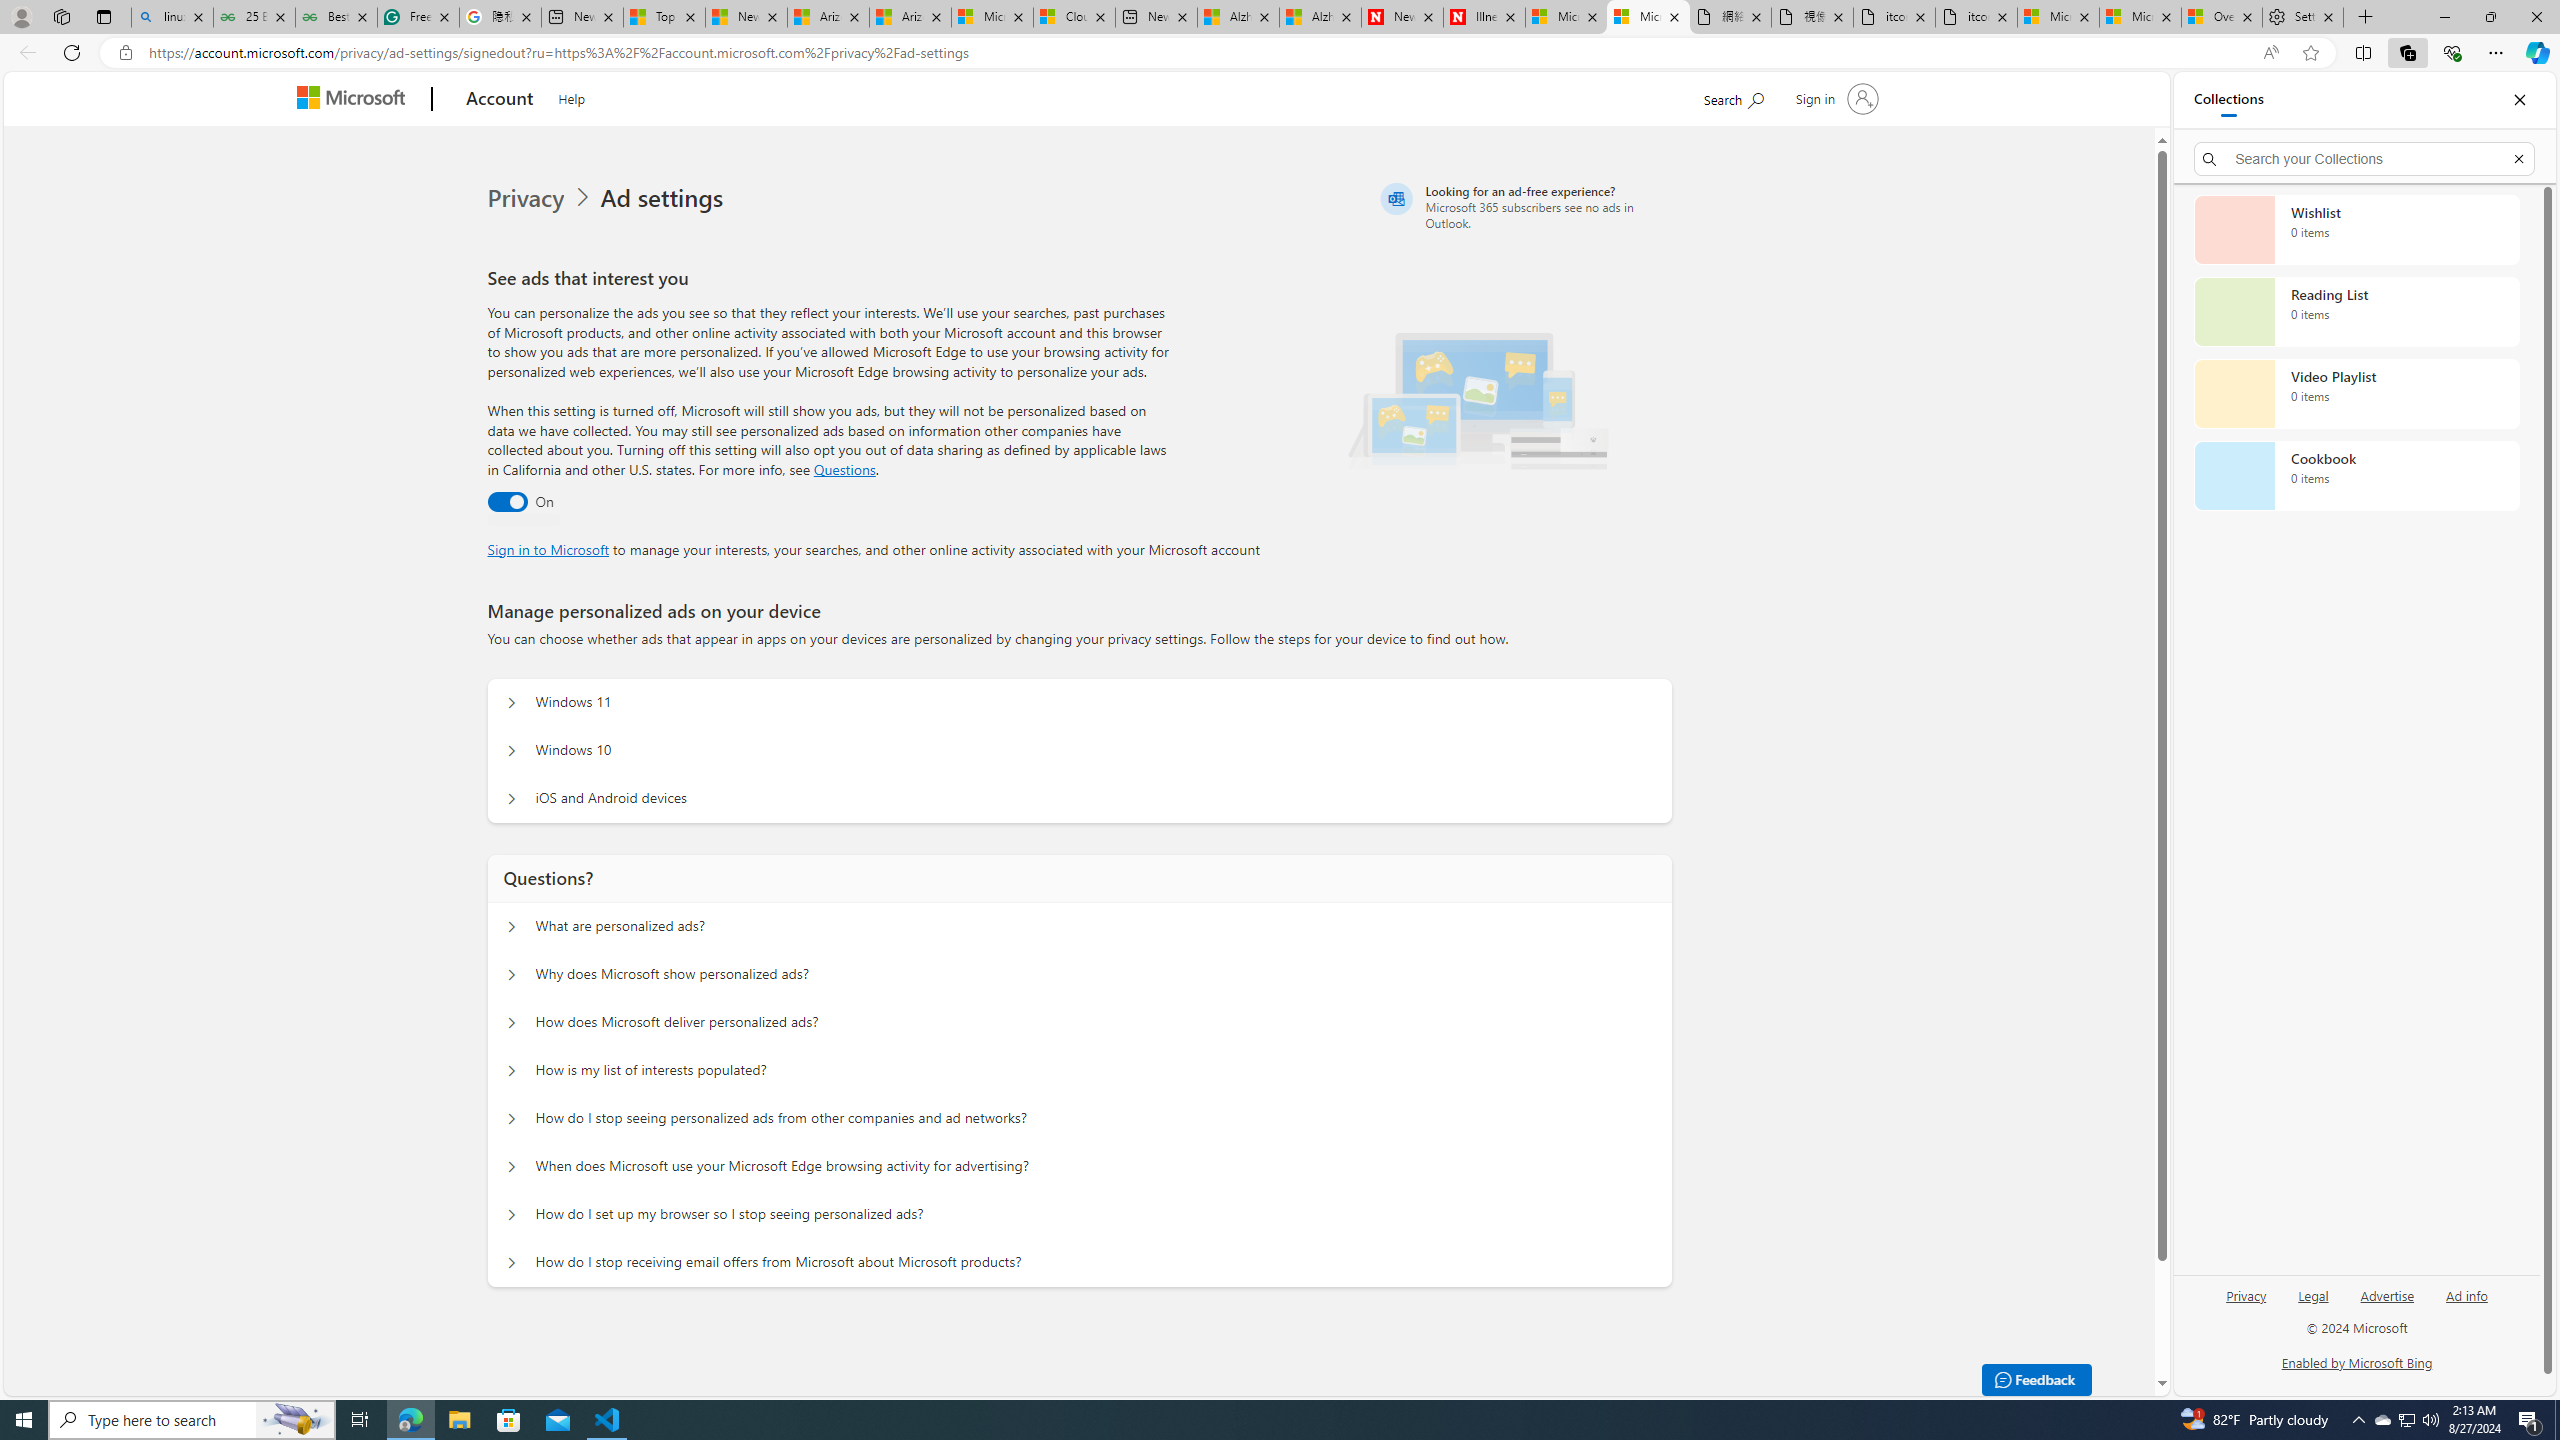  What do you see at coordinates (1522, 206) in the screenshot?
I see `'Looking for an ad-free experience?'` at bounding box center [1522, 206].